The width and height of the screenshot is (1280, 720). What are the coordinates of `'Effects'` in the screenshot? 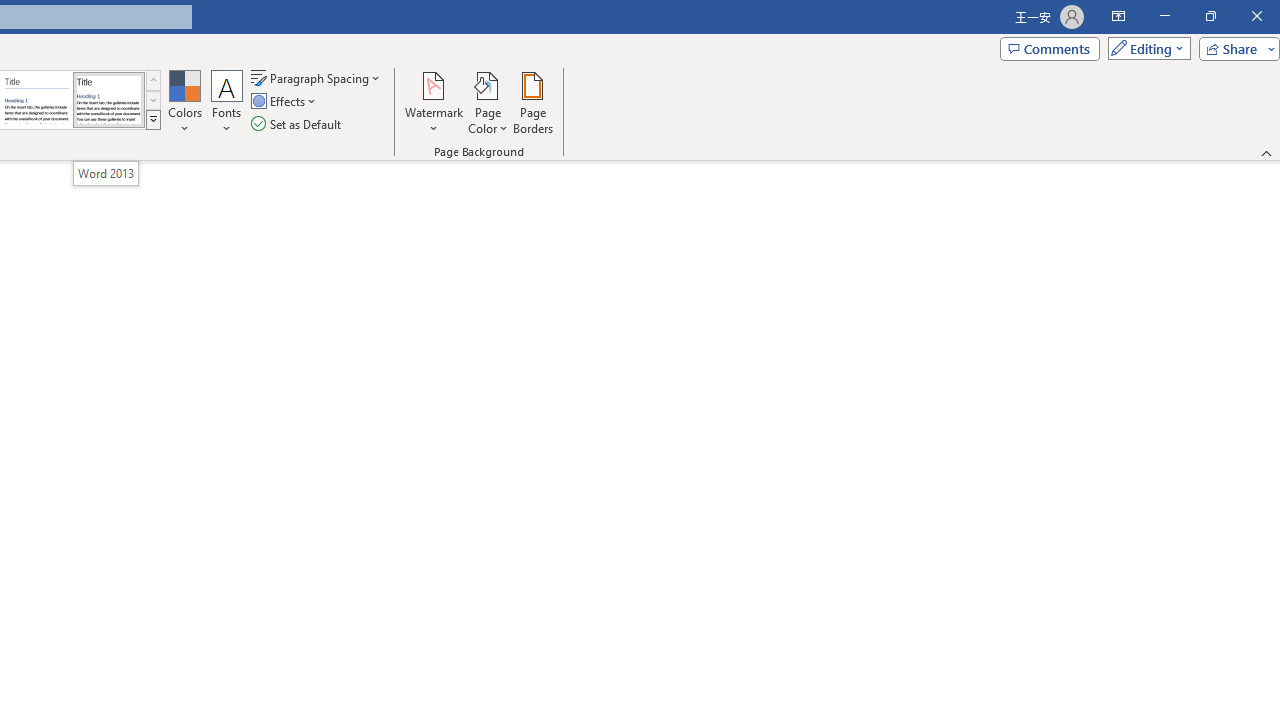 It's located at (284, 101).